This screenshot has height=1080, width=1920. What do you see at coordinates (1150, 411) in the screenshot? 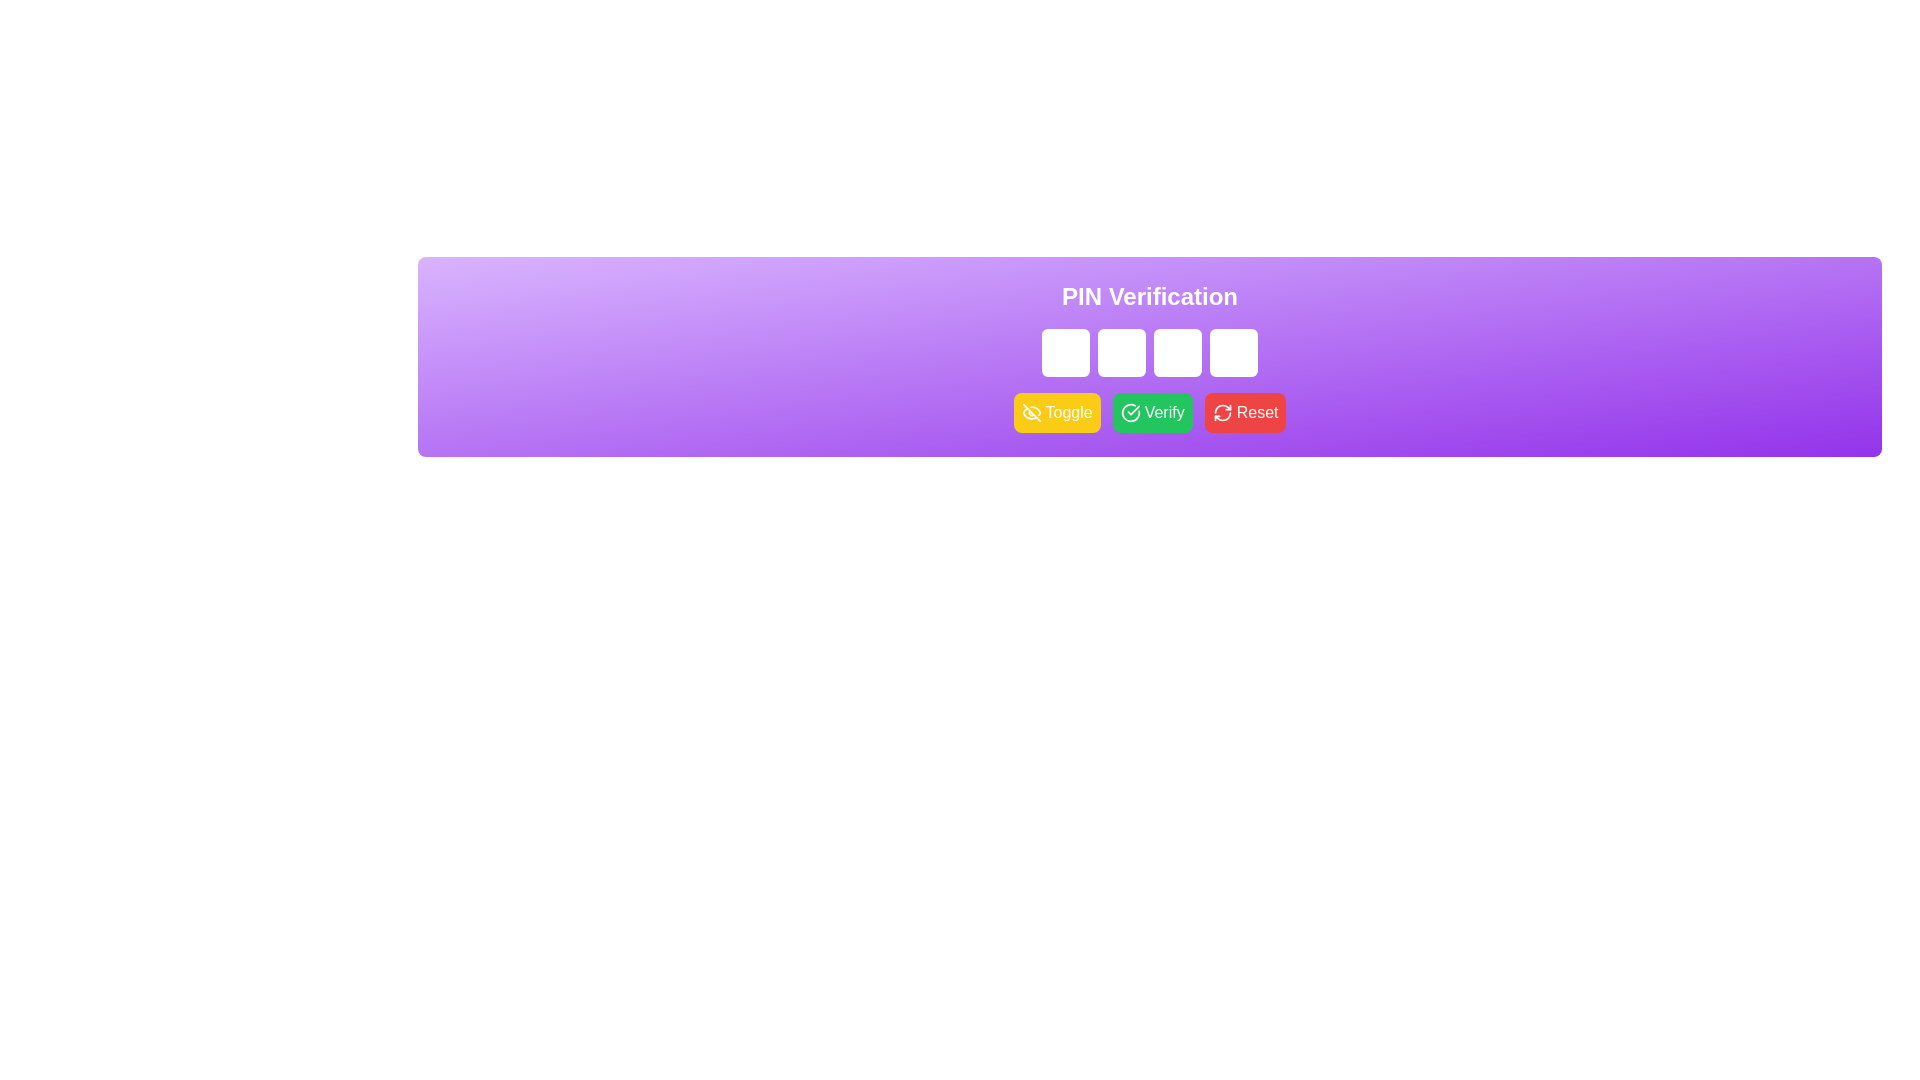
I see `the vibrant 'Verify' button with a green background and white bold text to initiate the verification process` at bounding box center [1150, 411].